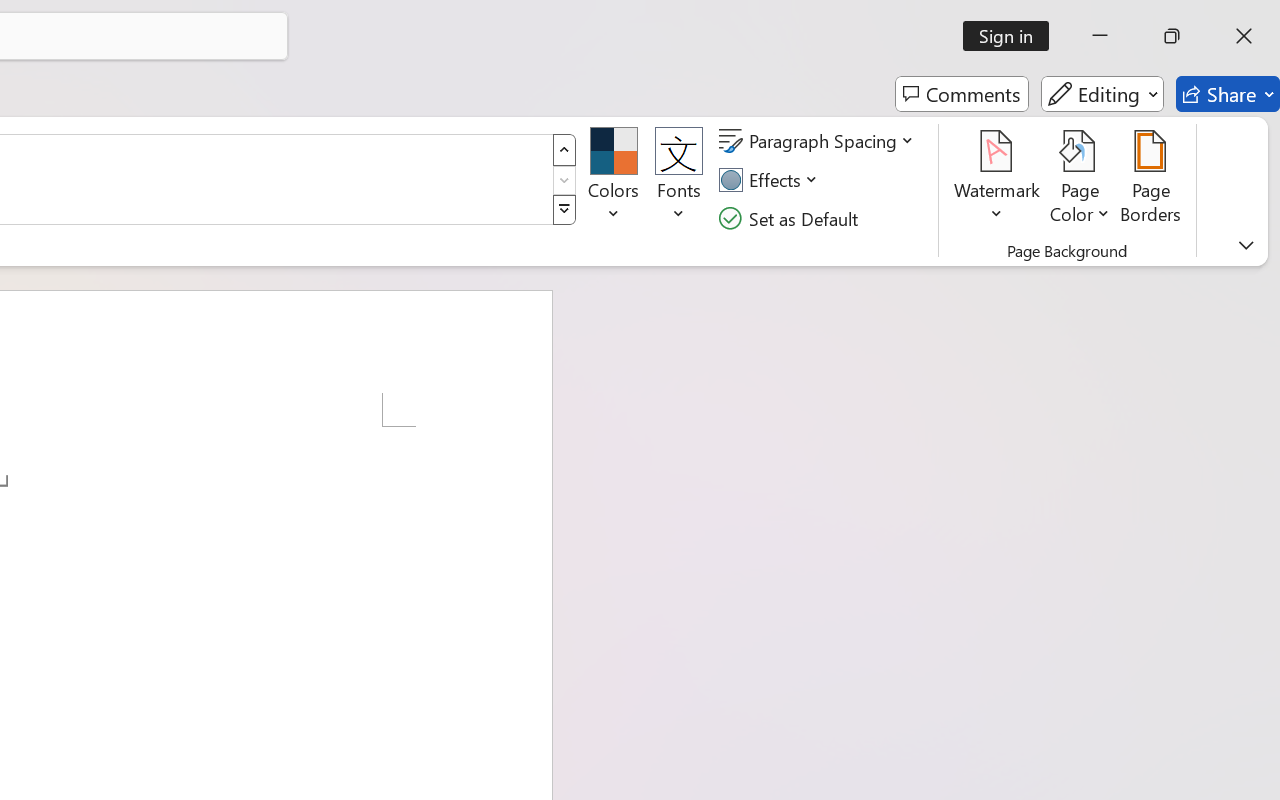  Describe the element at coordinates (1079, 179) in the screenshot. I see `'Page Color'` at that location.